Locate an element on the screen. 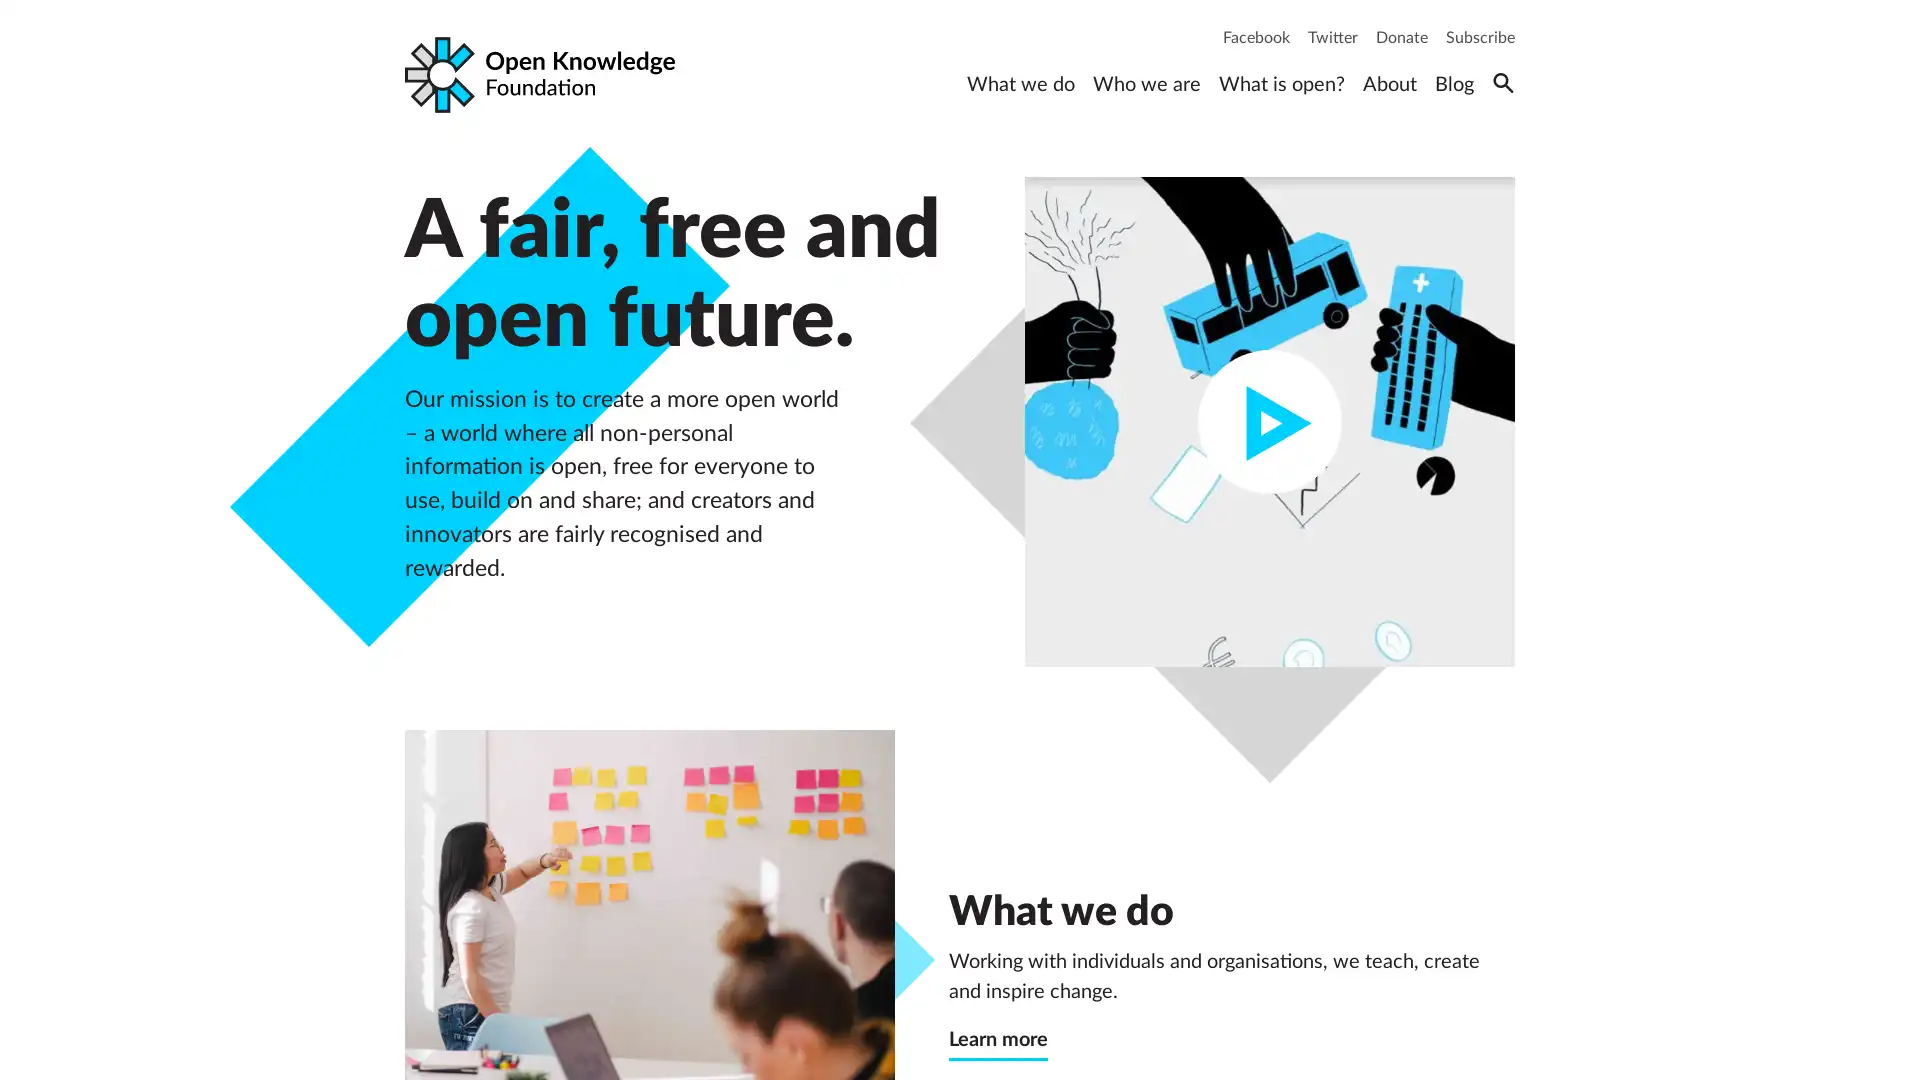 This screenshot has width=1920, height=1080. Play video is located at coordinates (1269, 420).